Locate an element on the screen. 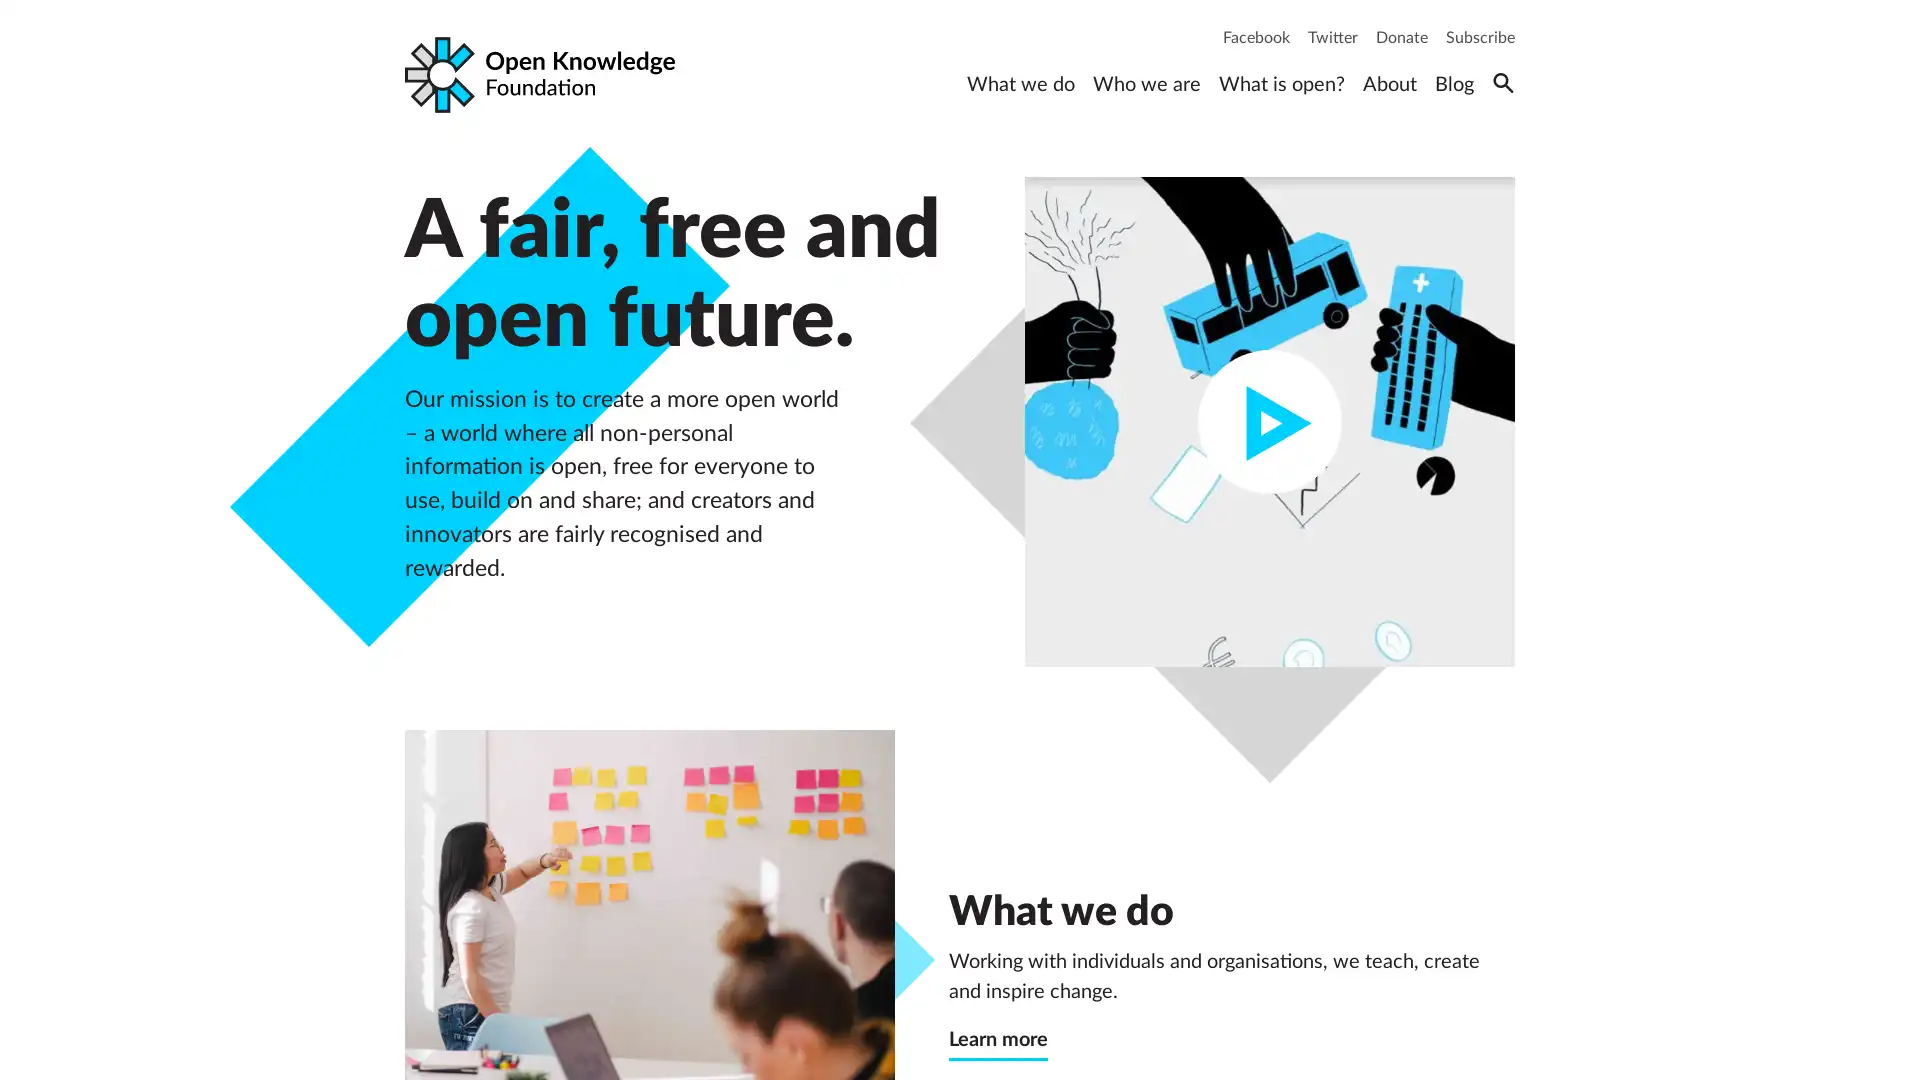 This screenshot has width=1920, height=1080. Play video is located at coordinates (1269, 420).